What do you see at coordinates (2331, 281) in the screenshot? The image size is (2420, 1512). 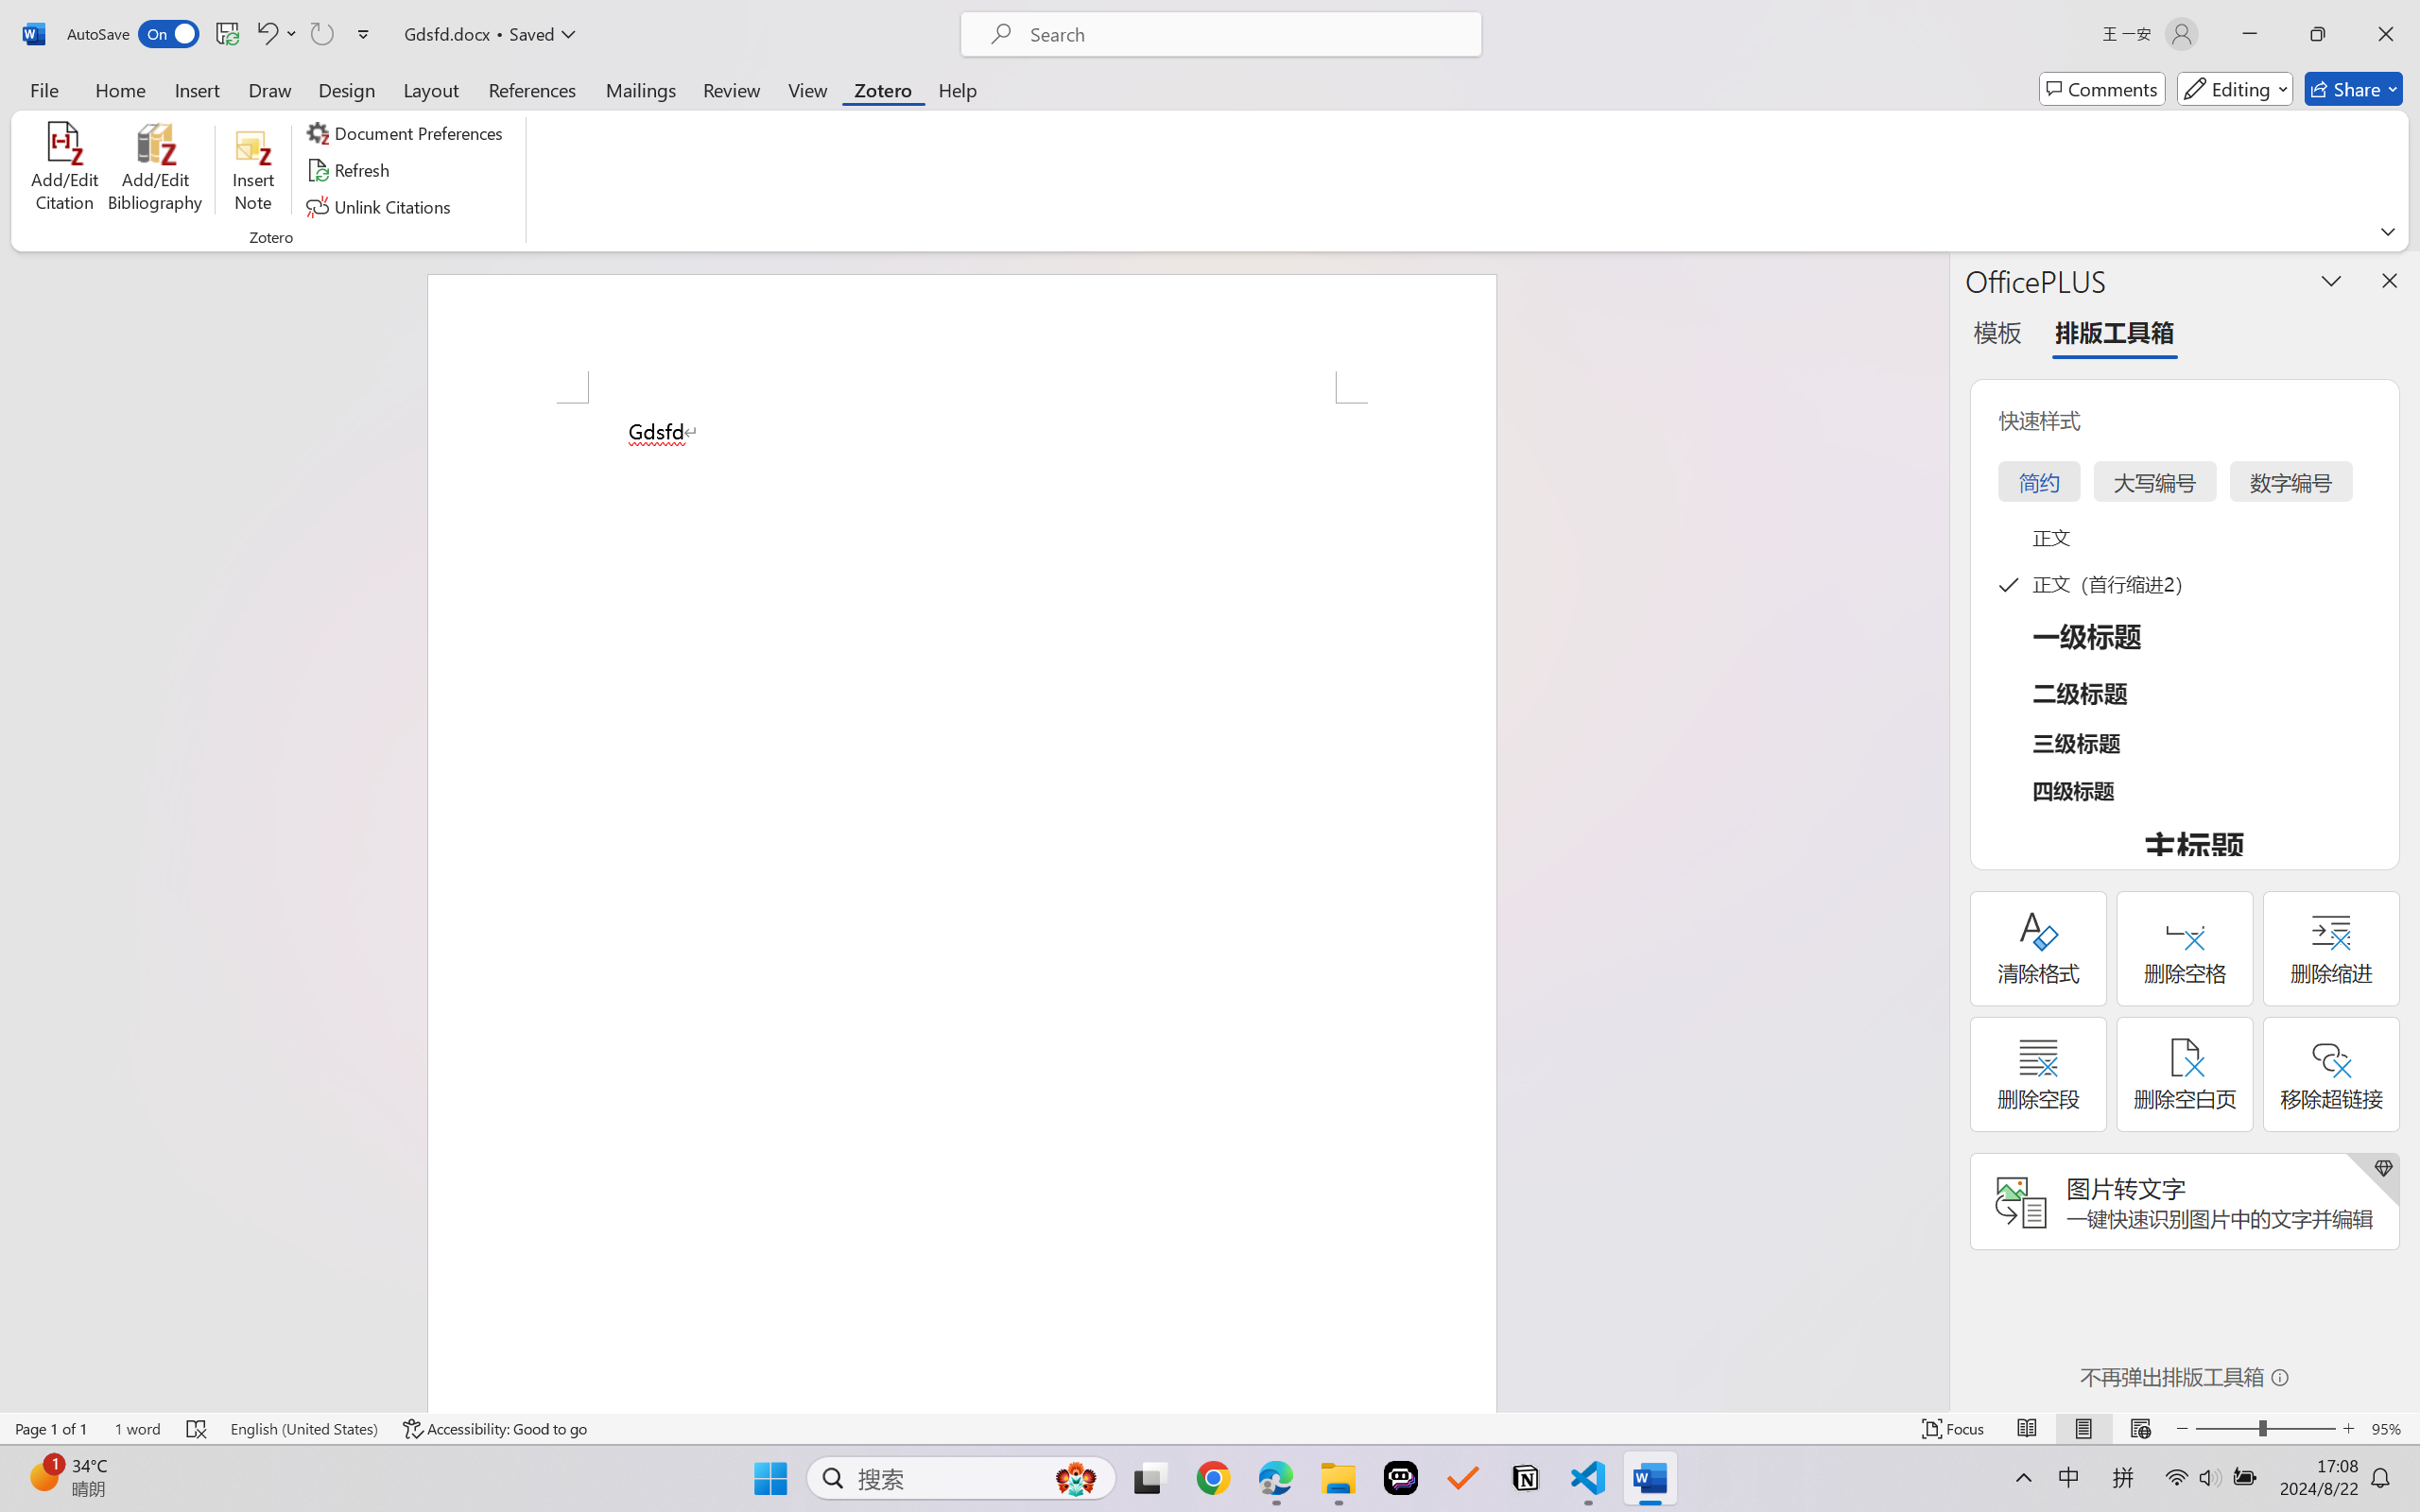 I see `'Task Pane Options'` at bounding box center [2331, 281].